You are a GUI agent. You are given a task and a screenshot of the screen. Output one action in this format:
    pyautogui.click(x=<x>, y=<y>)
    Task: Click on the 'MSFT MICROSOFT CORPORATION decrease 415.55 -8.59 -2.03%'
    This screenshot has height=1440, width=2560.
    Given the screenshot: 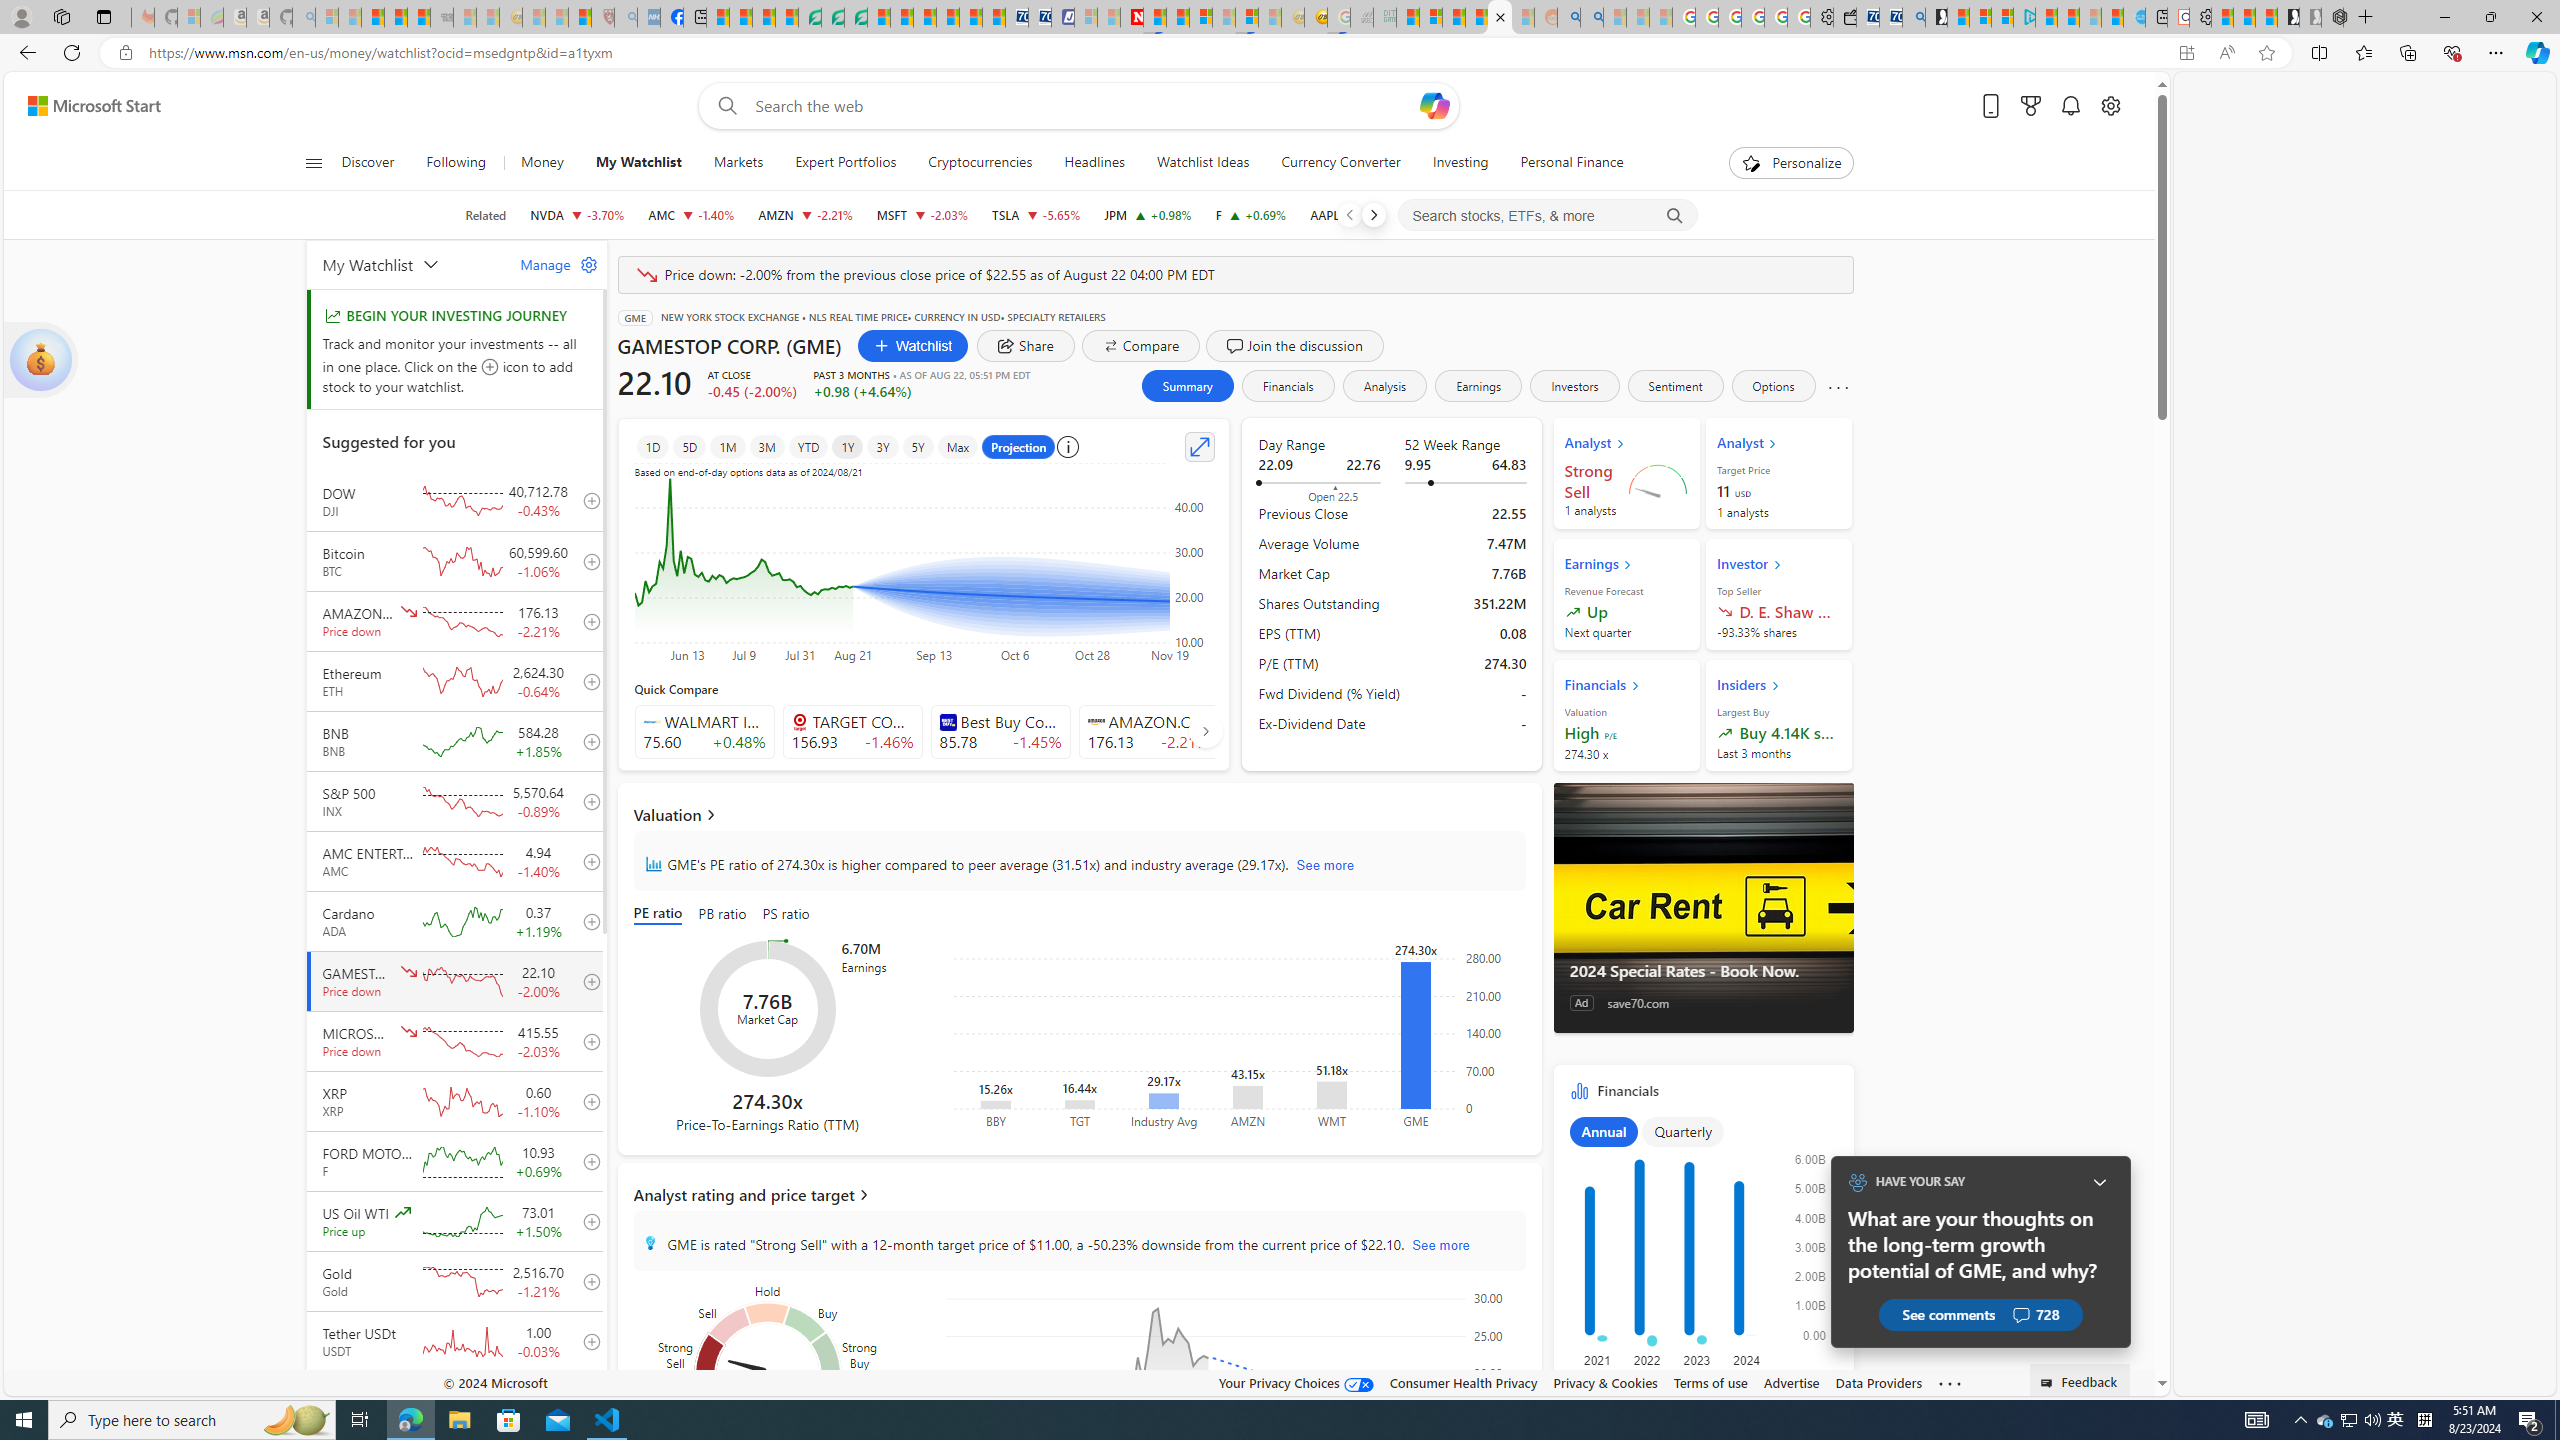 What is the action you would take?
    pyautogui.click(x=921, y=214)
    